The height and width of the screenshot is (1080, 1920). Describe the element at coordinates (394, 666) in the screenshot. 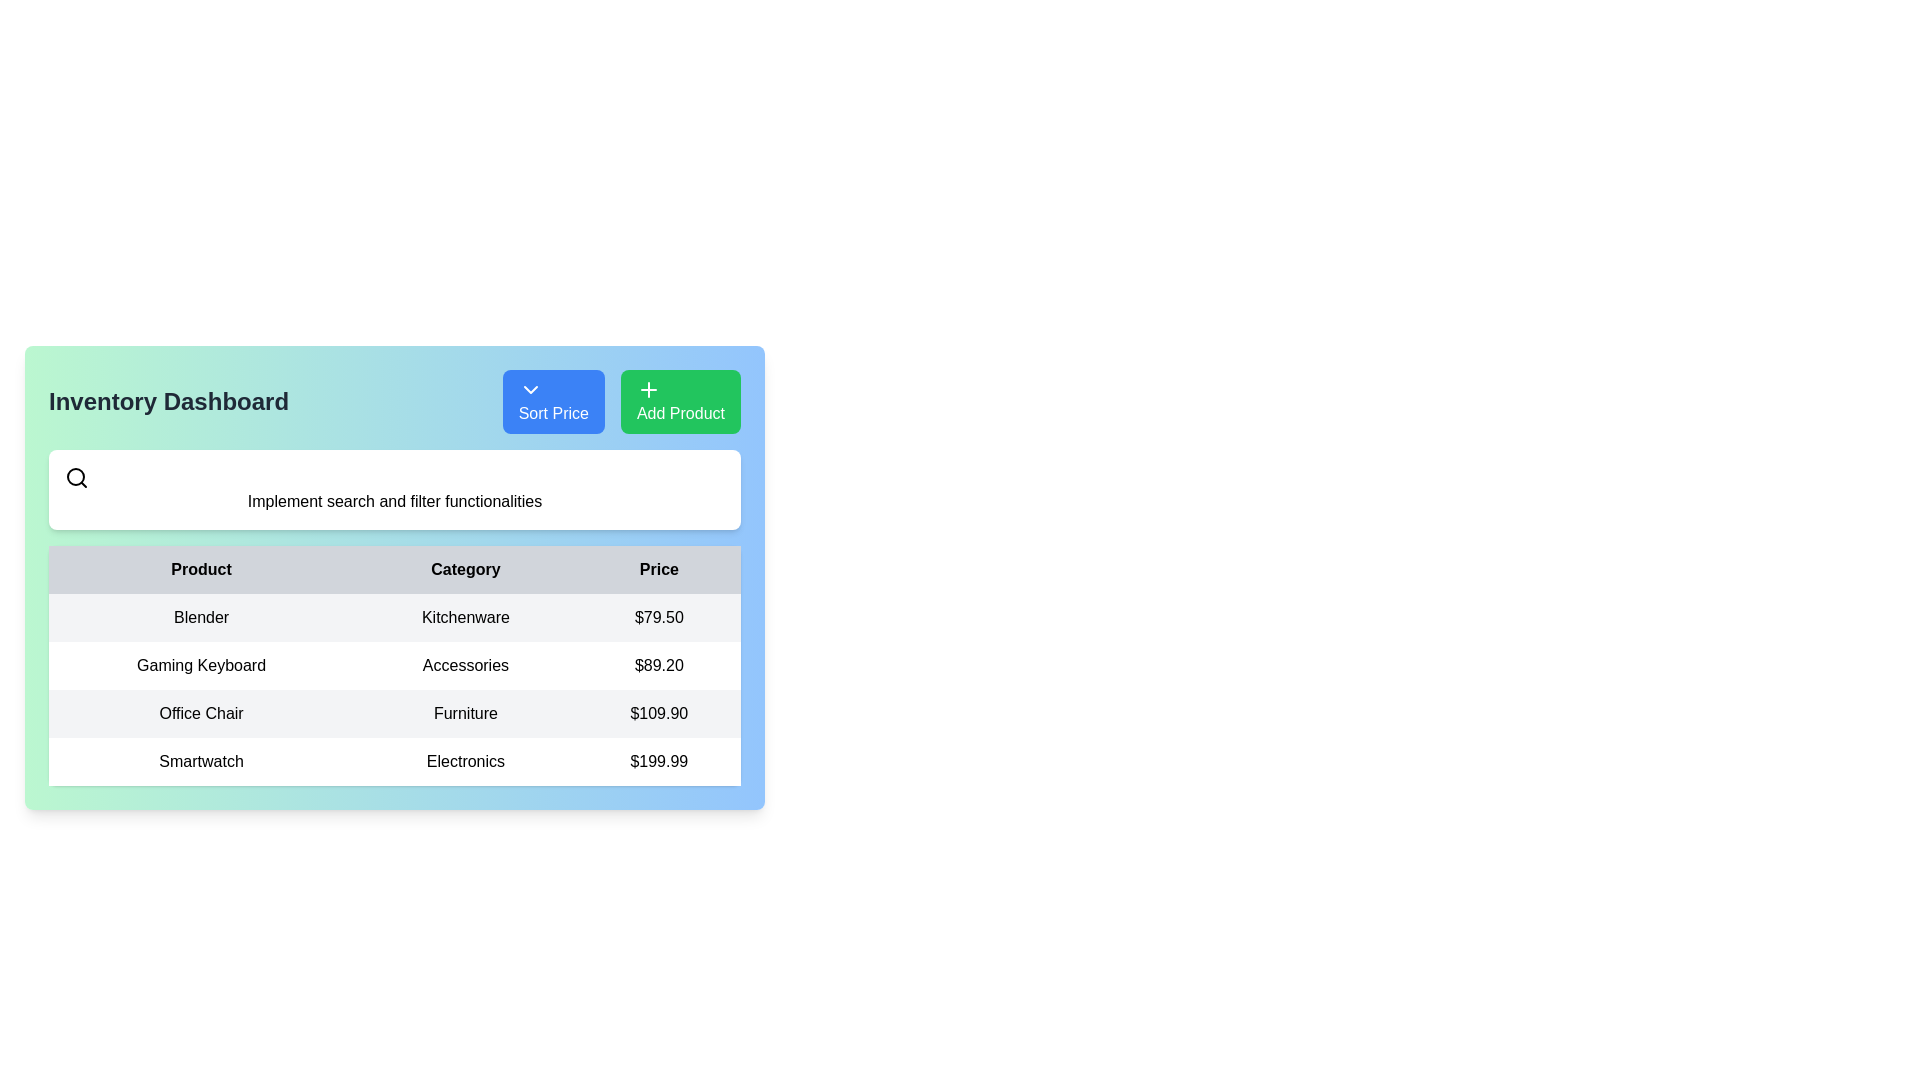

I see `the Information display row containing the product 'Gaming Keyboard', category 'Accessories', and price '$89.20'` at that location.